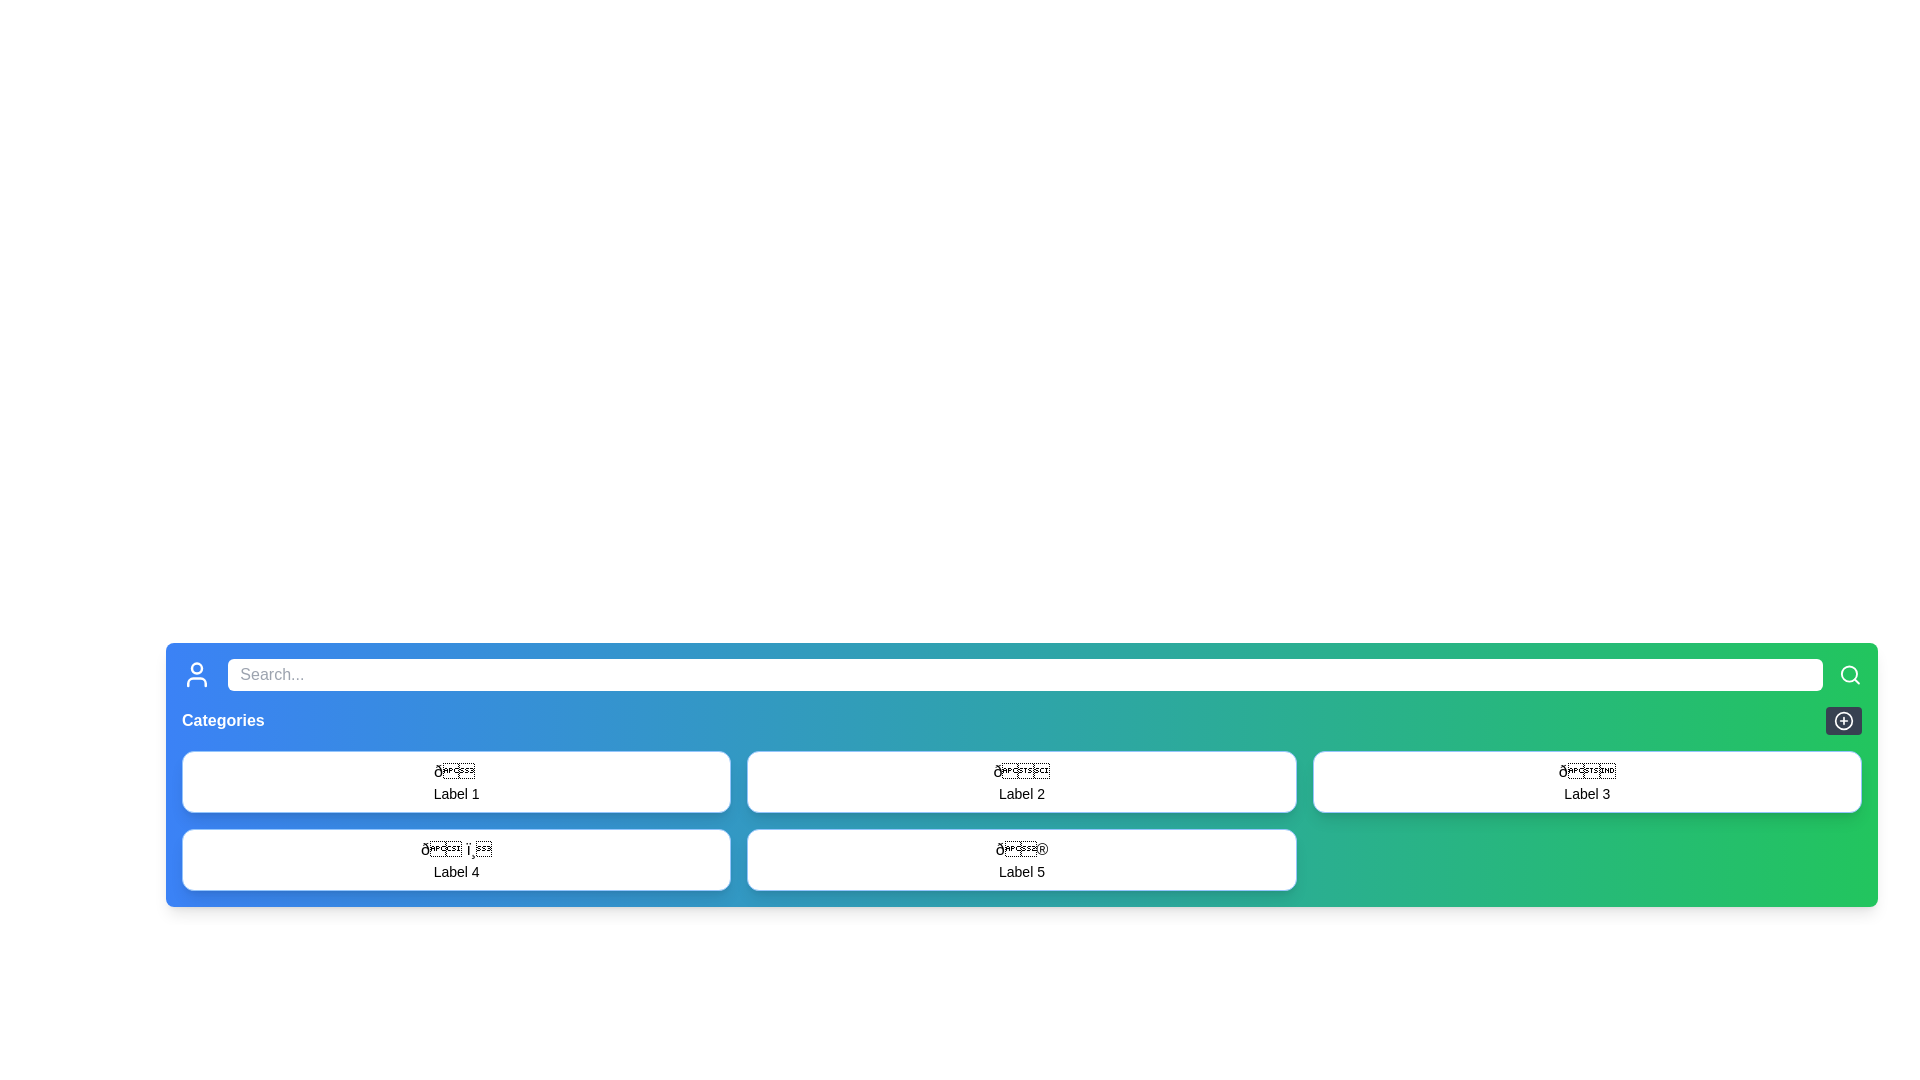 The image size is (1920, 1080). Describe the element at coordinates (1842, 721) in the screenshot. I see `the circular button with a dark background and white borders containing a plus sign icon, positioned towards the top-right corner of the 'Categories' section` at that location.